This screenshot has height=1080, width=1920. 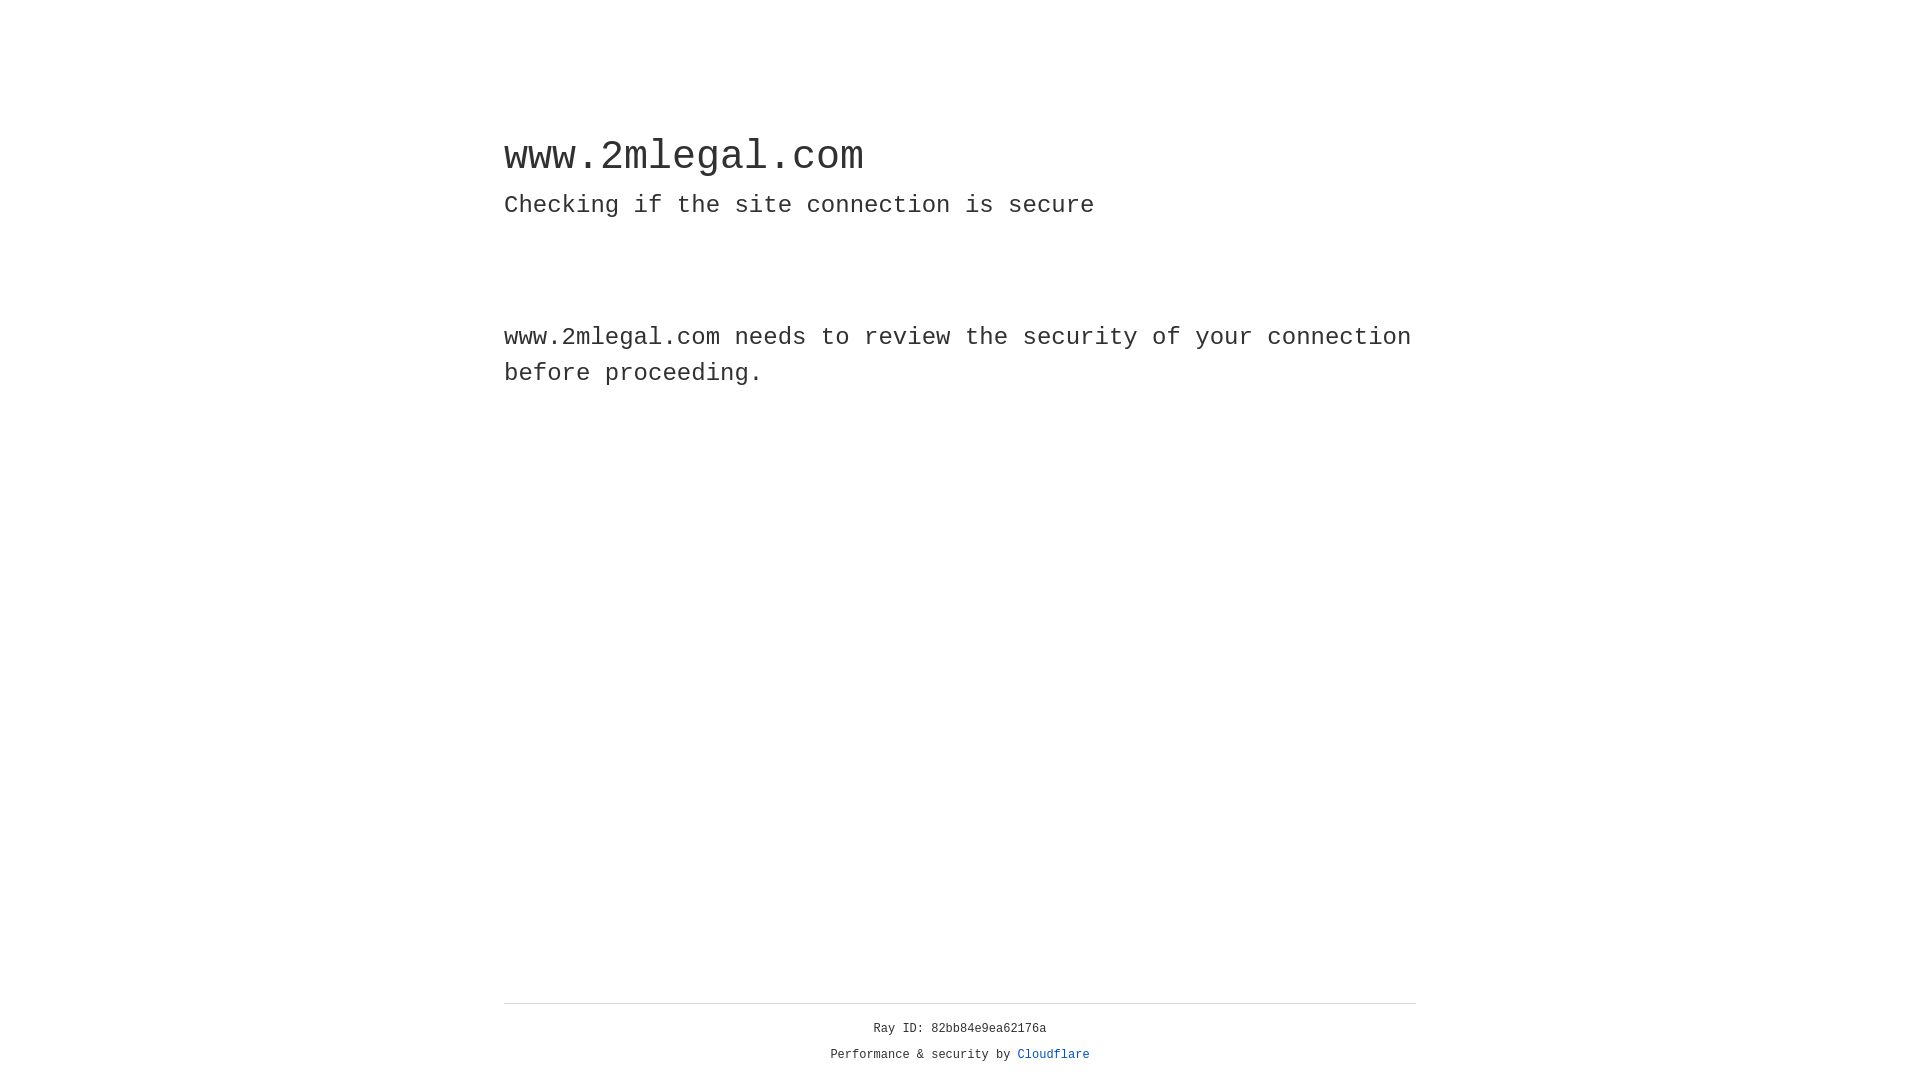 I want to click on 'Cloudflare', so click(x=1017, y=1054).